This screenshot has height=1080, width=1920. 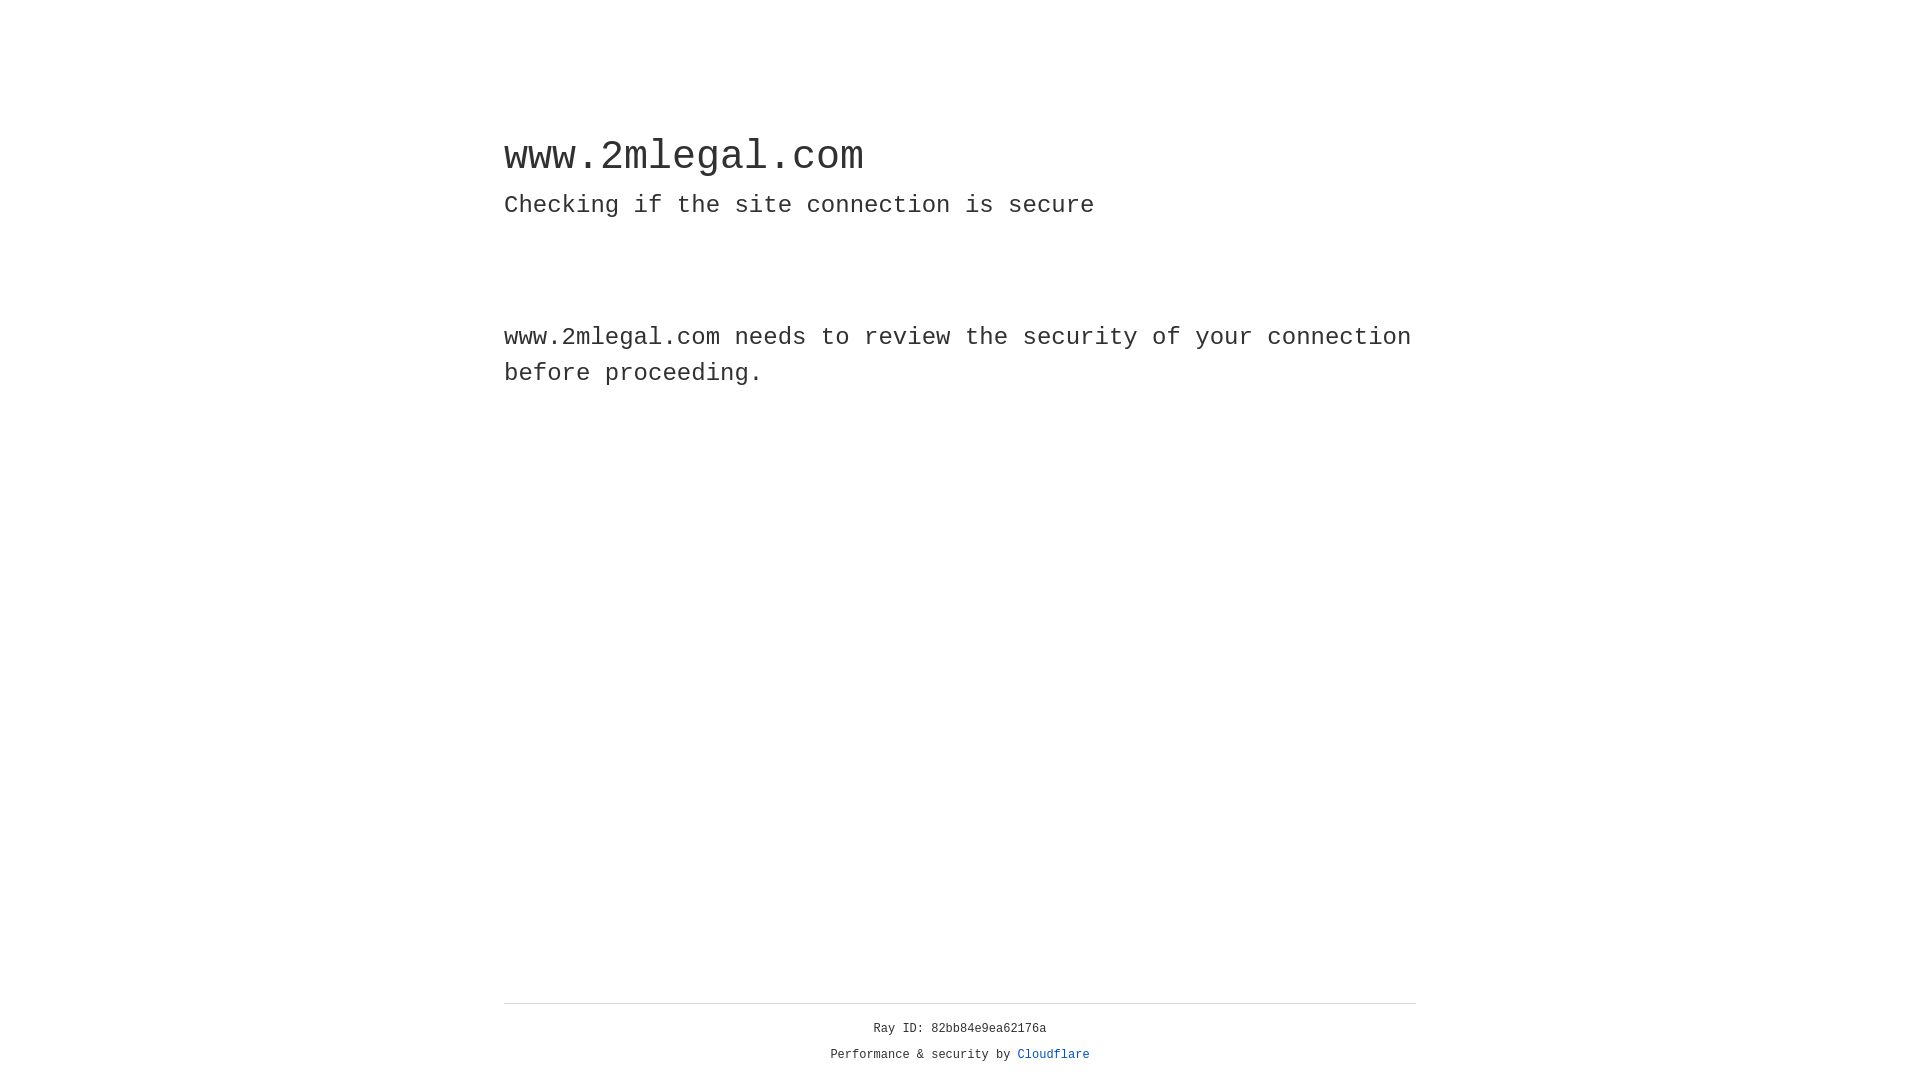 I want to click on 'Cloudflare', so click(x=1017, y=1054).